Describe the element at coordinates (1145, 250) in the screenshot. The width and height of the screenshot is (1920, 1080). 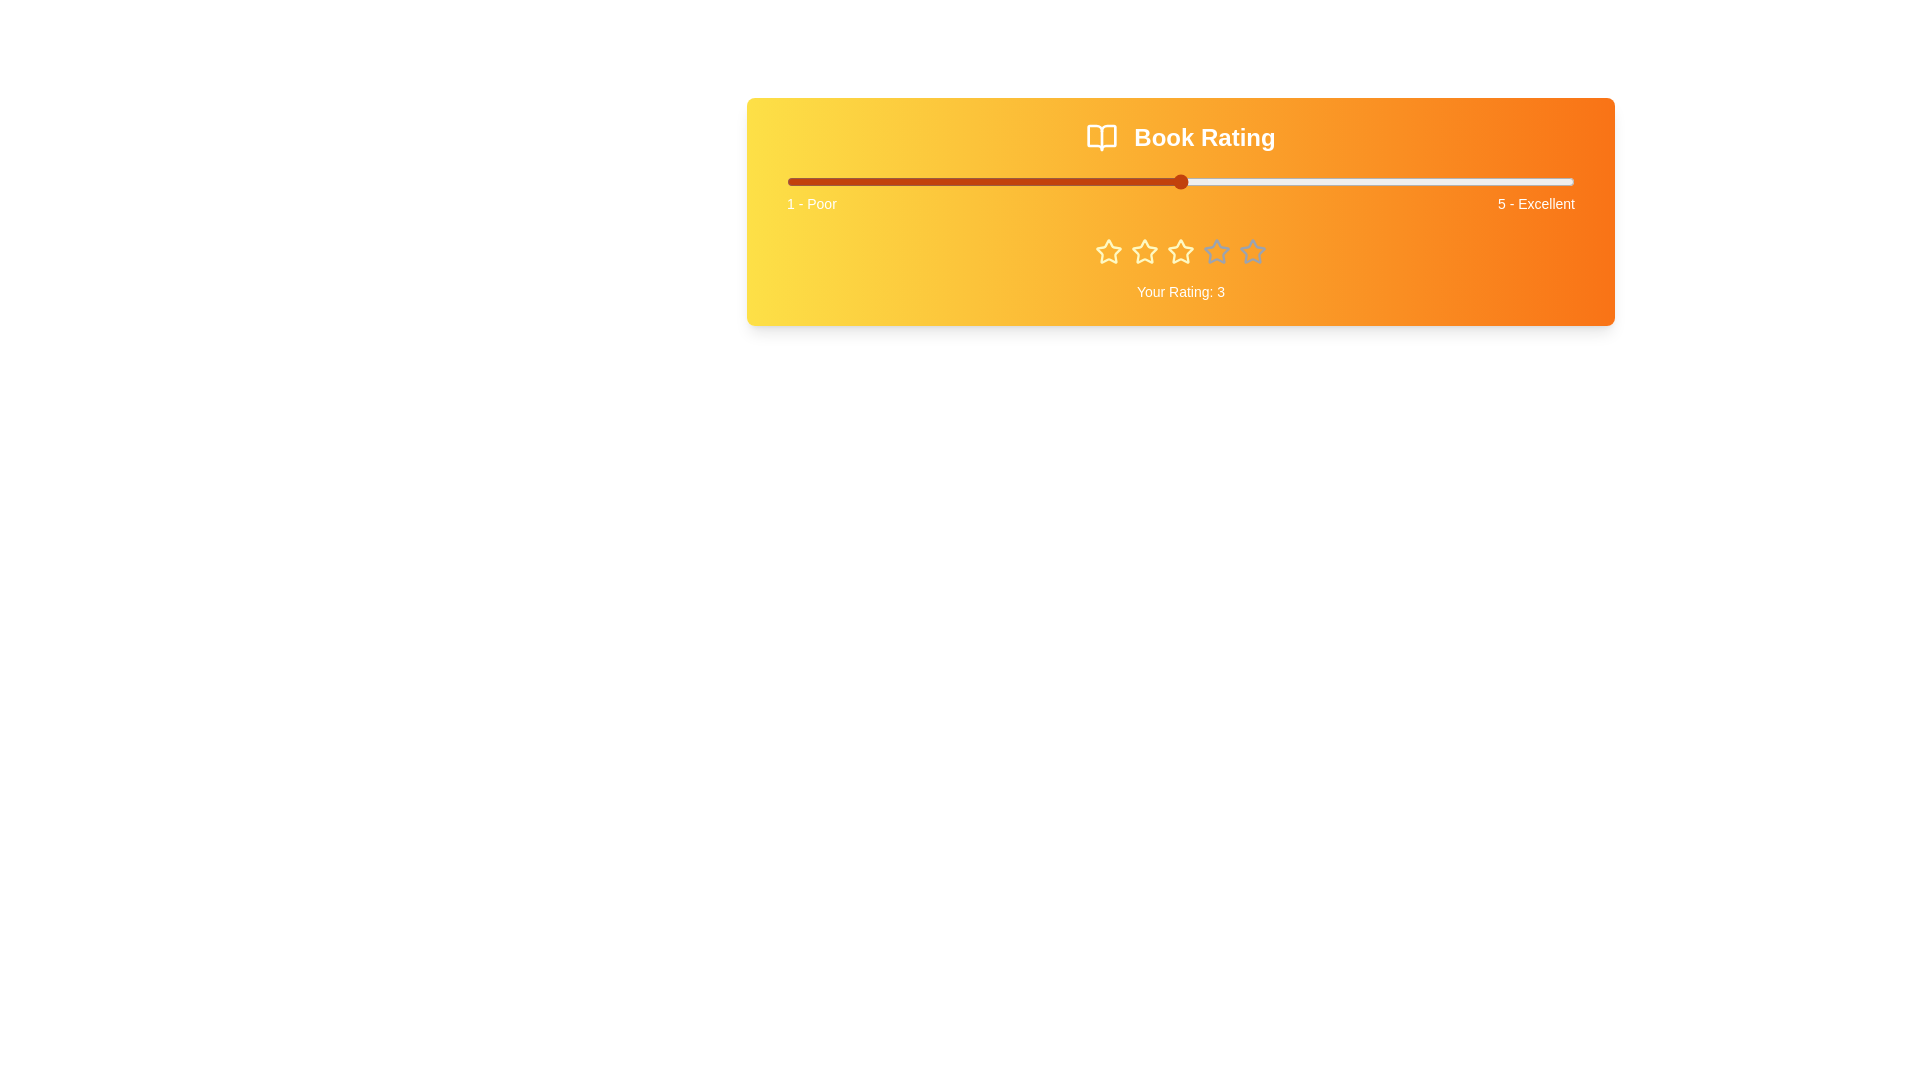
I see `the third star icon in the five-level rating system` at that location.